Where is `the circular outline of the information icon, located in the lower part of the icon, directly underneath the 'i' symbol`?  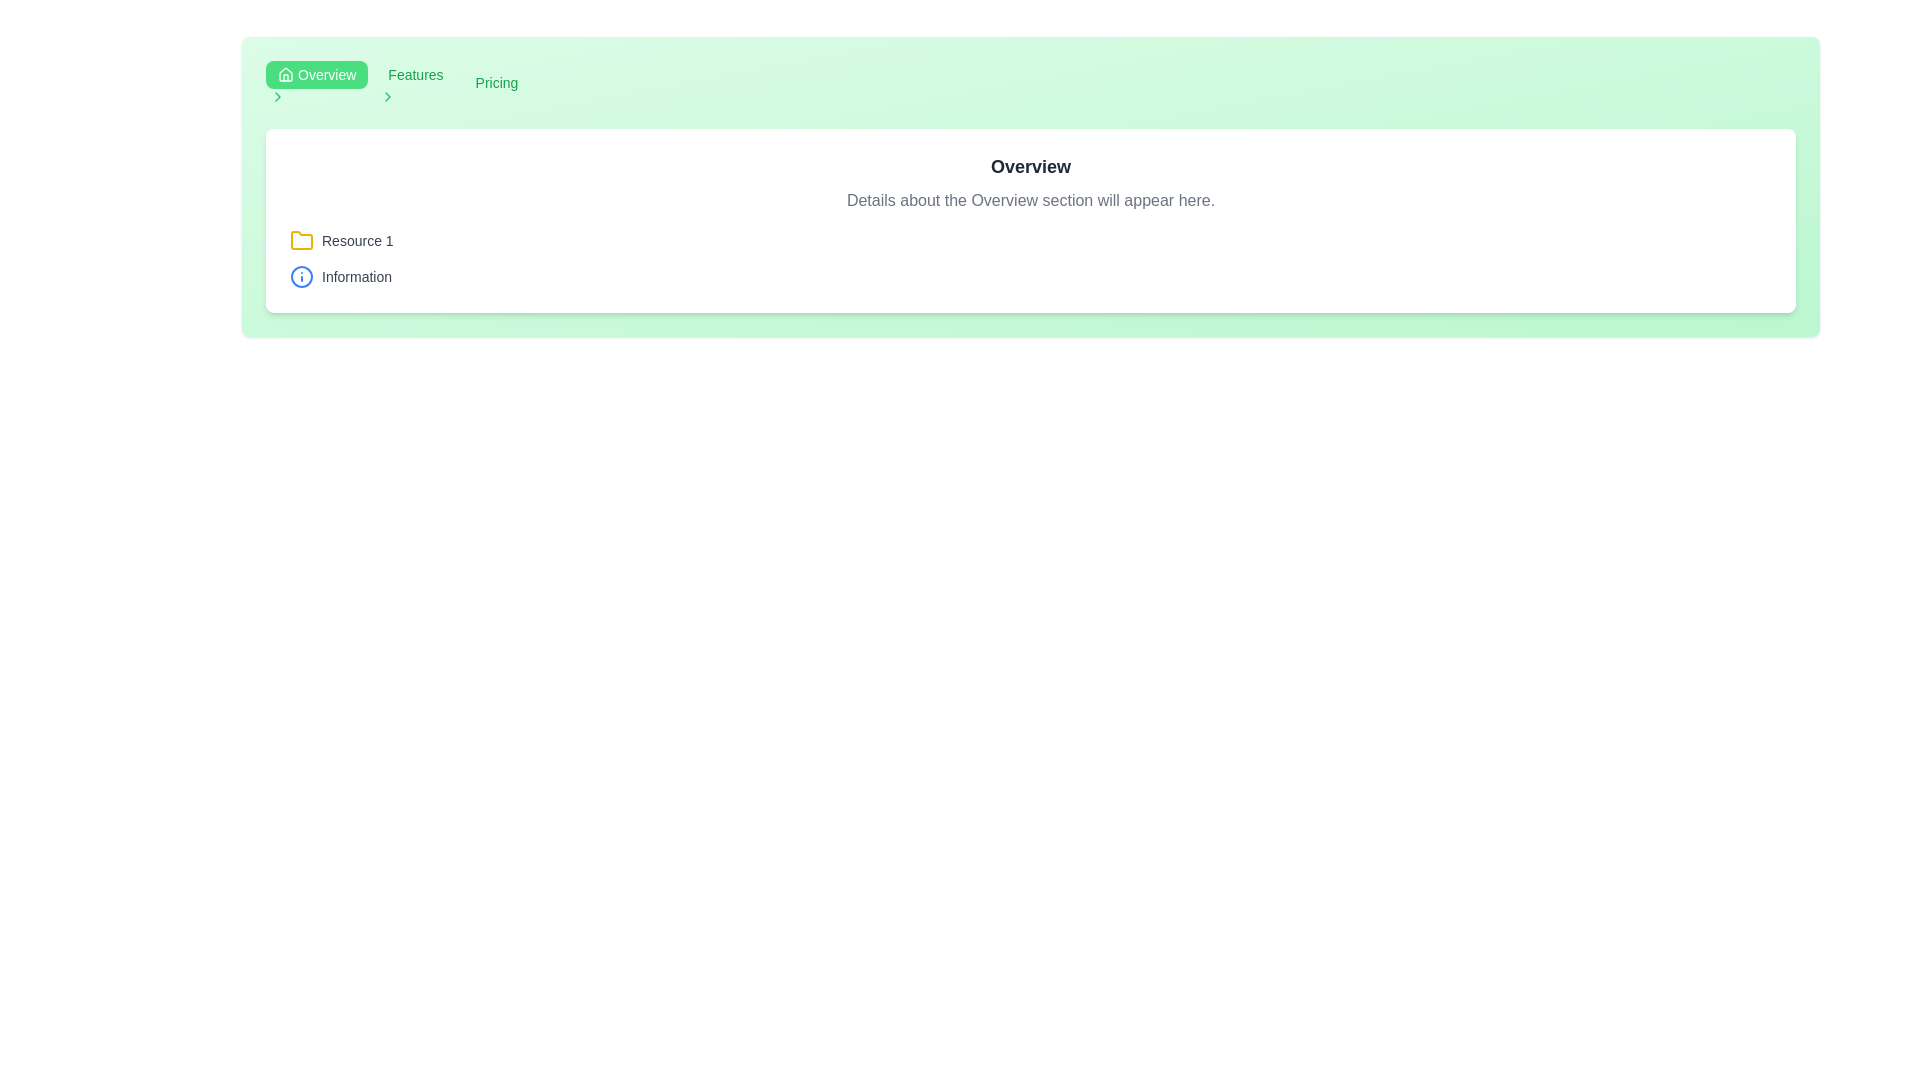 the circular outline of the information icon, located in the lower part of the icon, directly underneath the 'i' symbol is located at coordinates (301, 277).